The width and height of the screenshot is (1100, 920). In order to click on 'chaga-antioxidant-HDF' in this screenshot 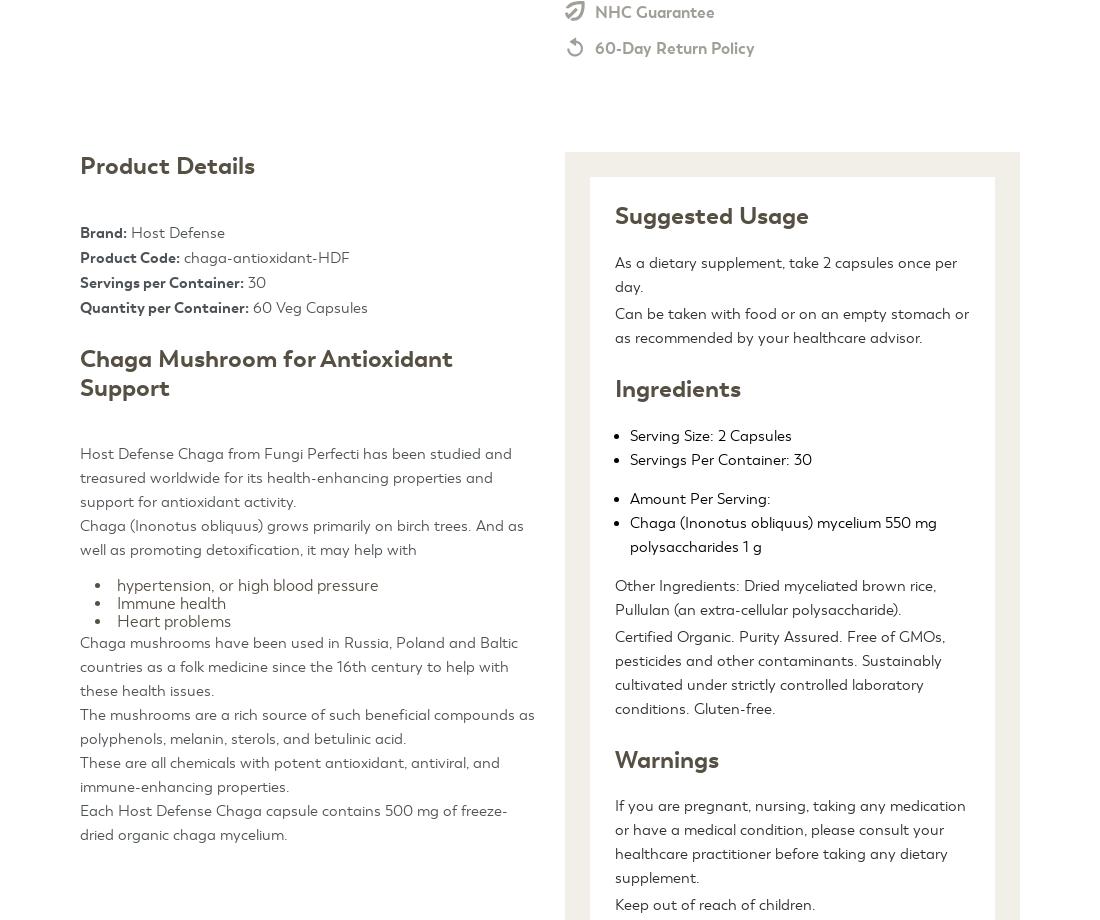, I will do `click(264, 256)`.